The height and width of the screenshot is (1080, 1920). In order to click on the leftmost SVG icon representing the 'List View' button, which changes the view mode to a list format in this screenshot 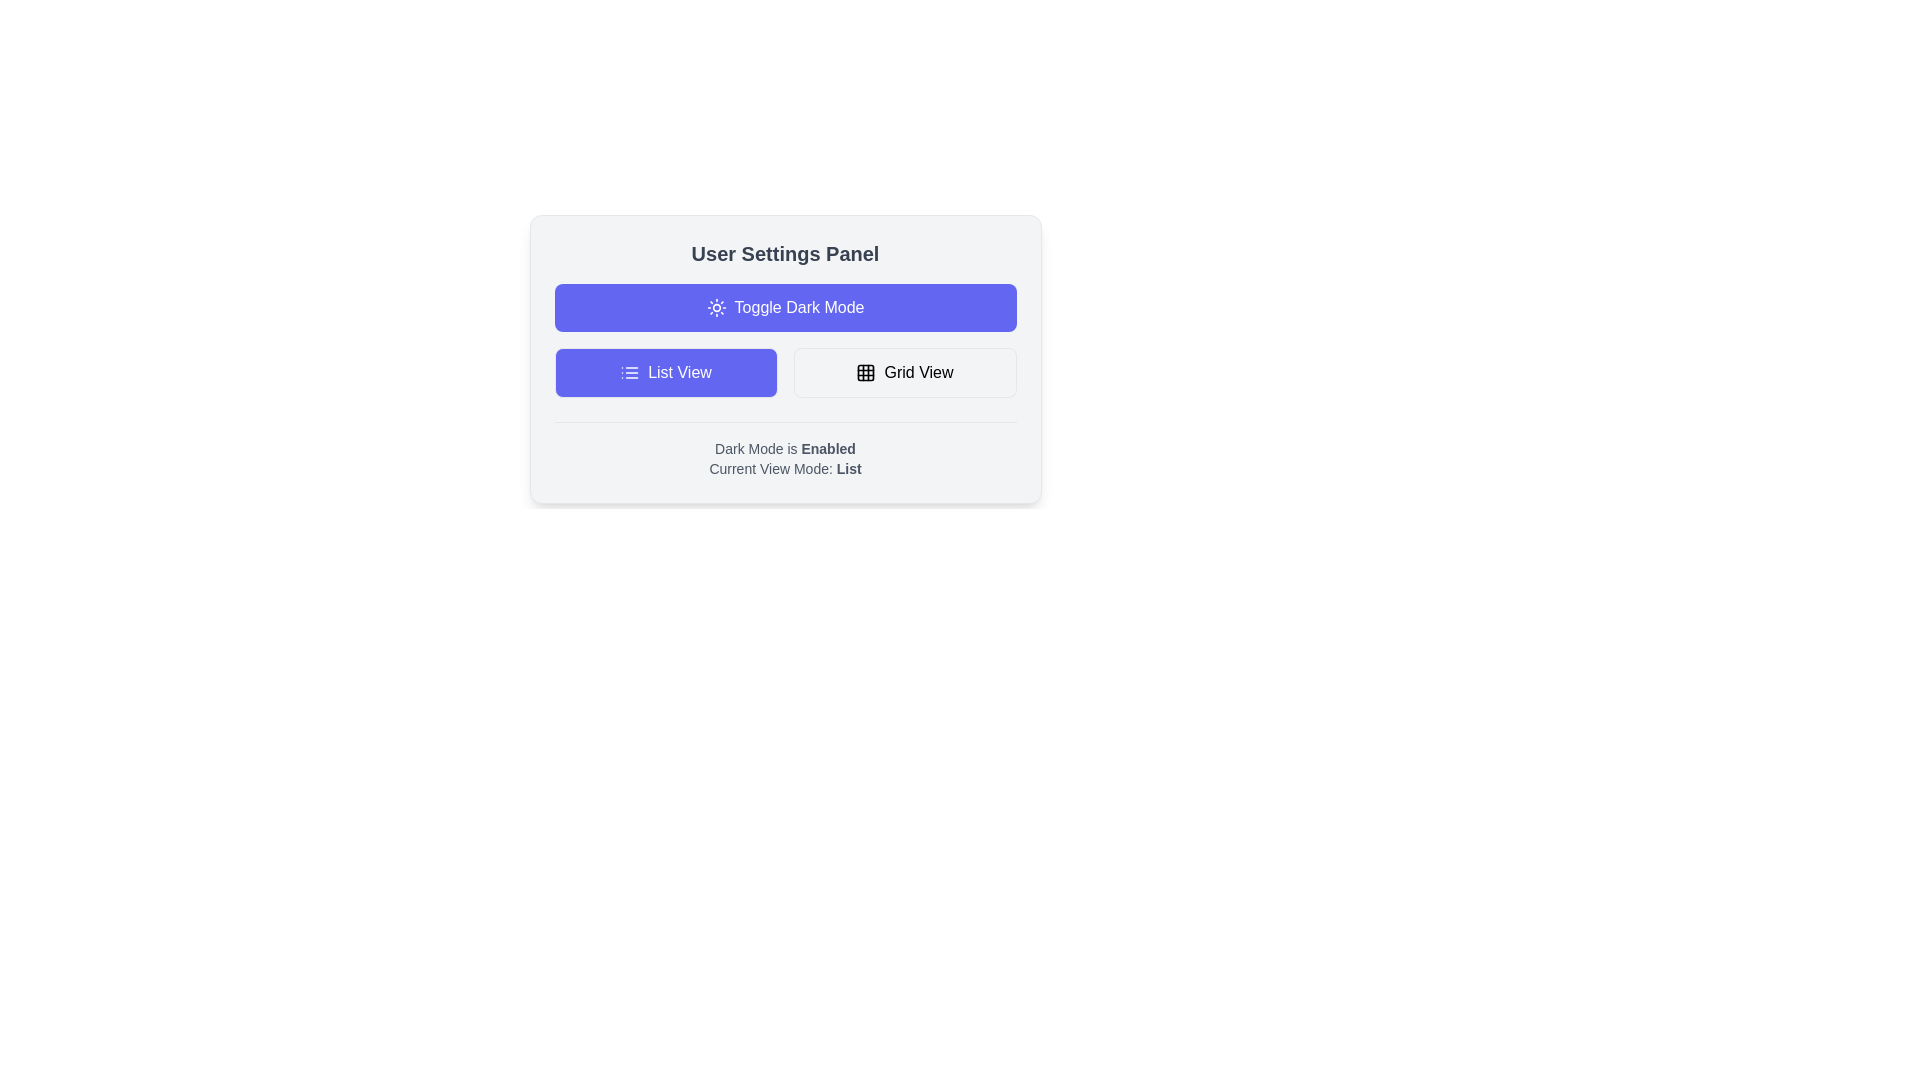, I will do `click(629, 373)`.